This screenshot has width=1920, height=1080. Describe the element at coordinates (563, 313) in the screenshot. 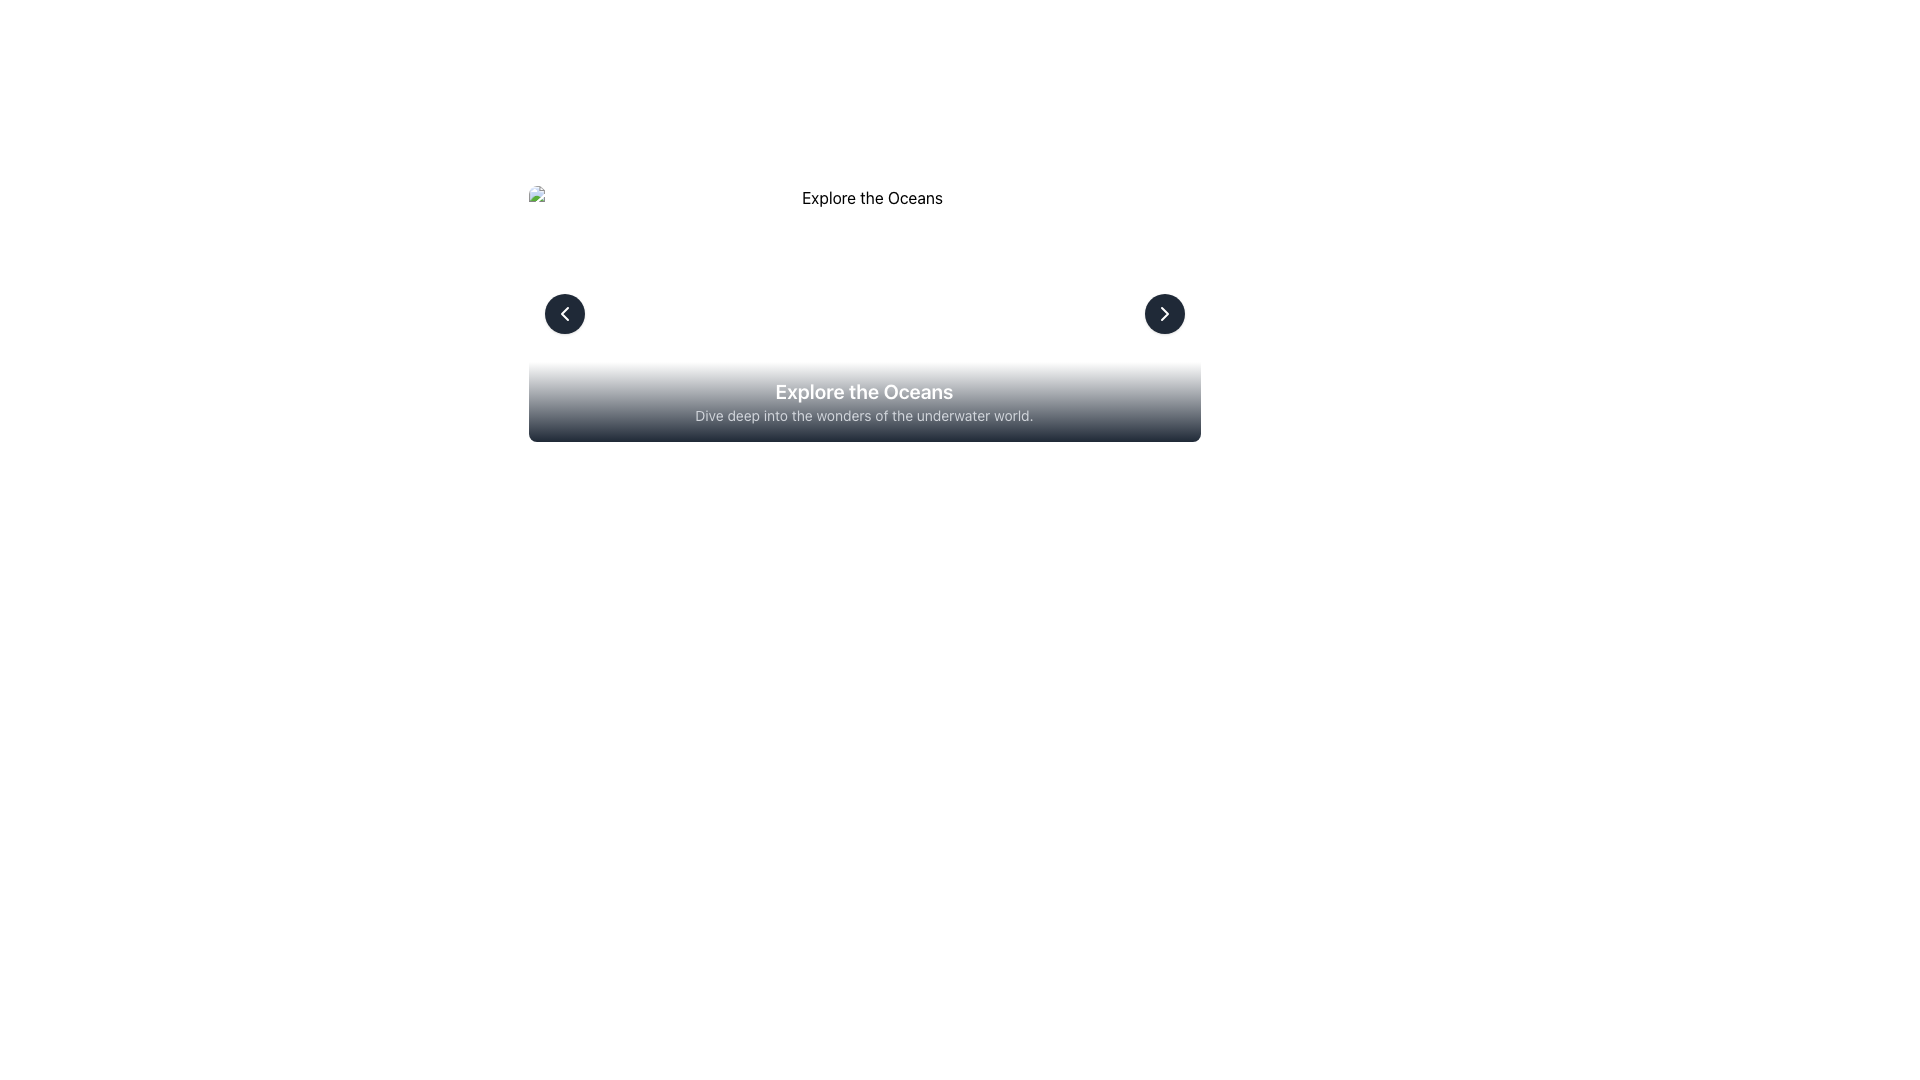

I see `the left-facing chevron arrow icon` at that location.